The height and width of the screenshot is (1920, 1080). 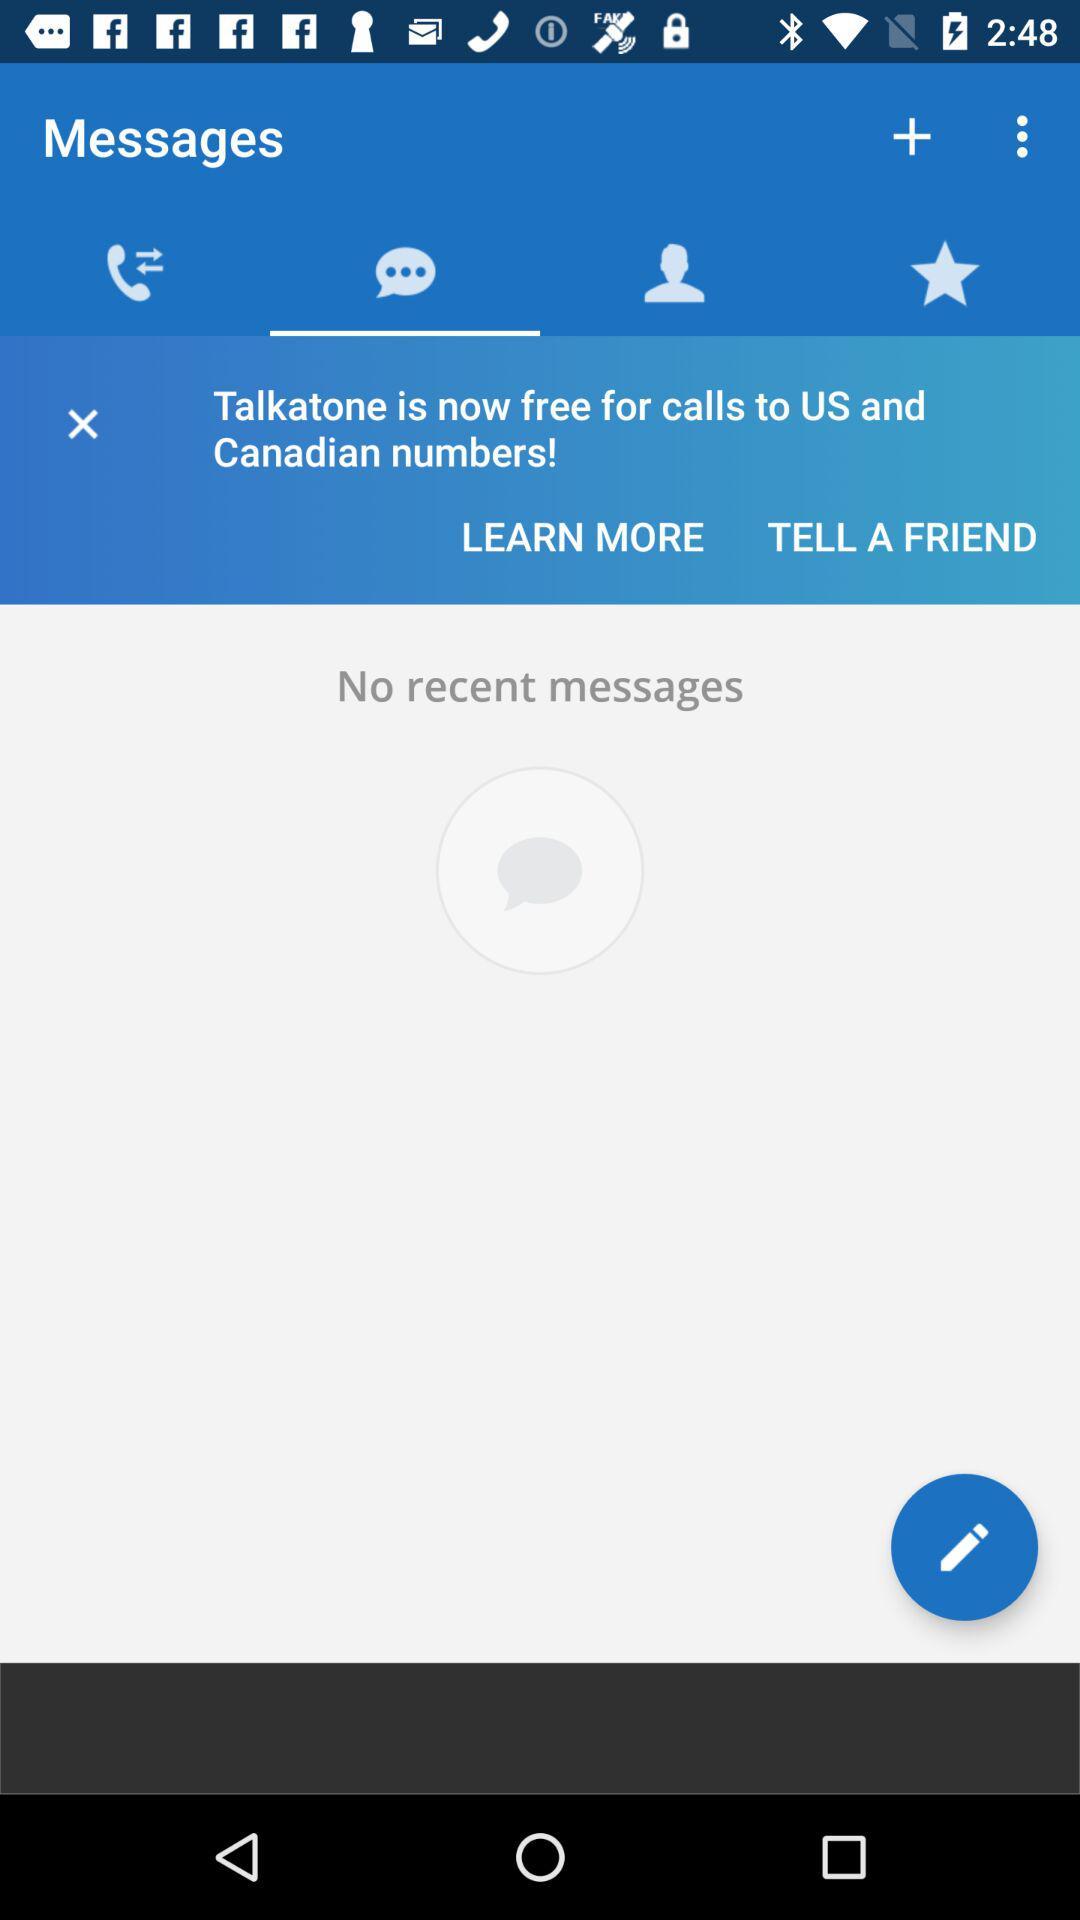 What do you see at coordinates (963, 1546) in the screenshot?
I see `the edit icon` at bounding box center [963, 1546].